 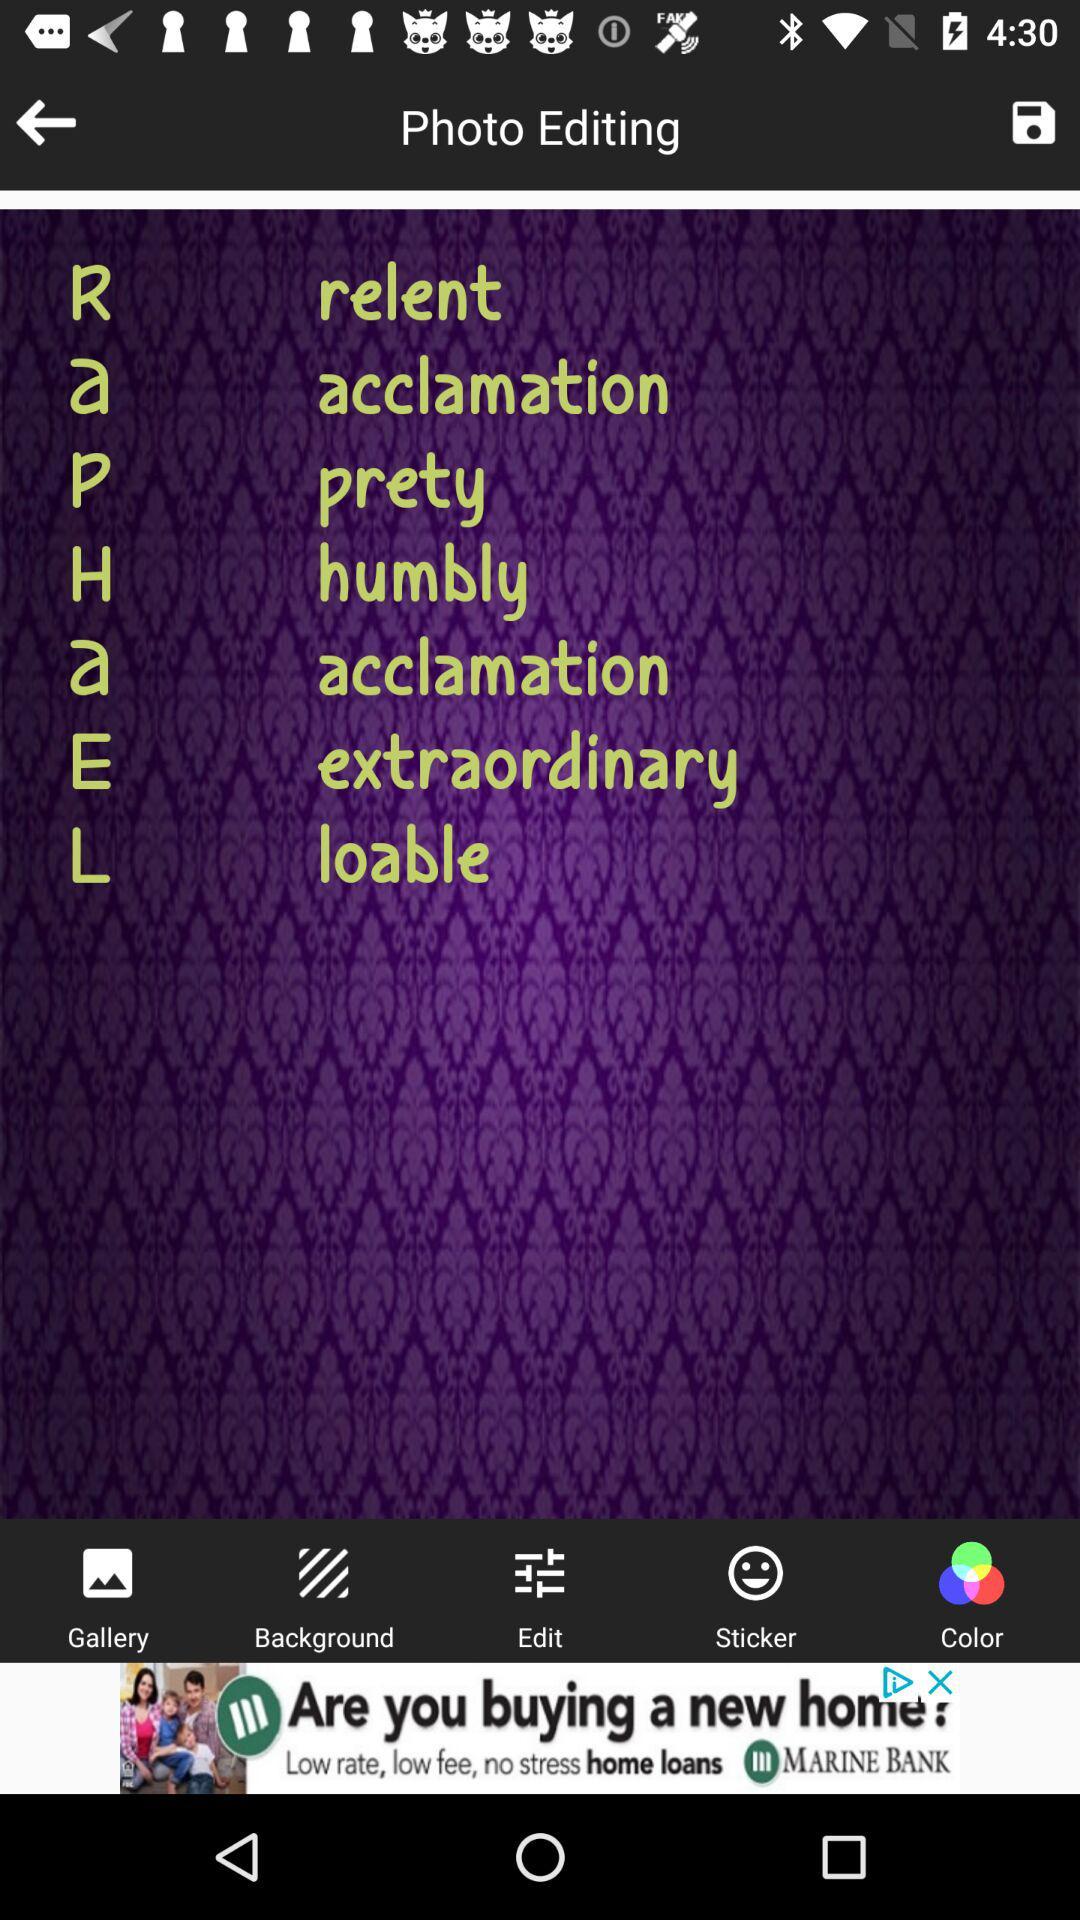 What do you see at coordinates (322, 1572) in the screenshot?
I see `edit background` at bounding box center [322, 1572].